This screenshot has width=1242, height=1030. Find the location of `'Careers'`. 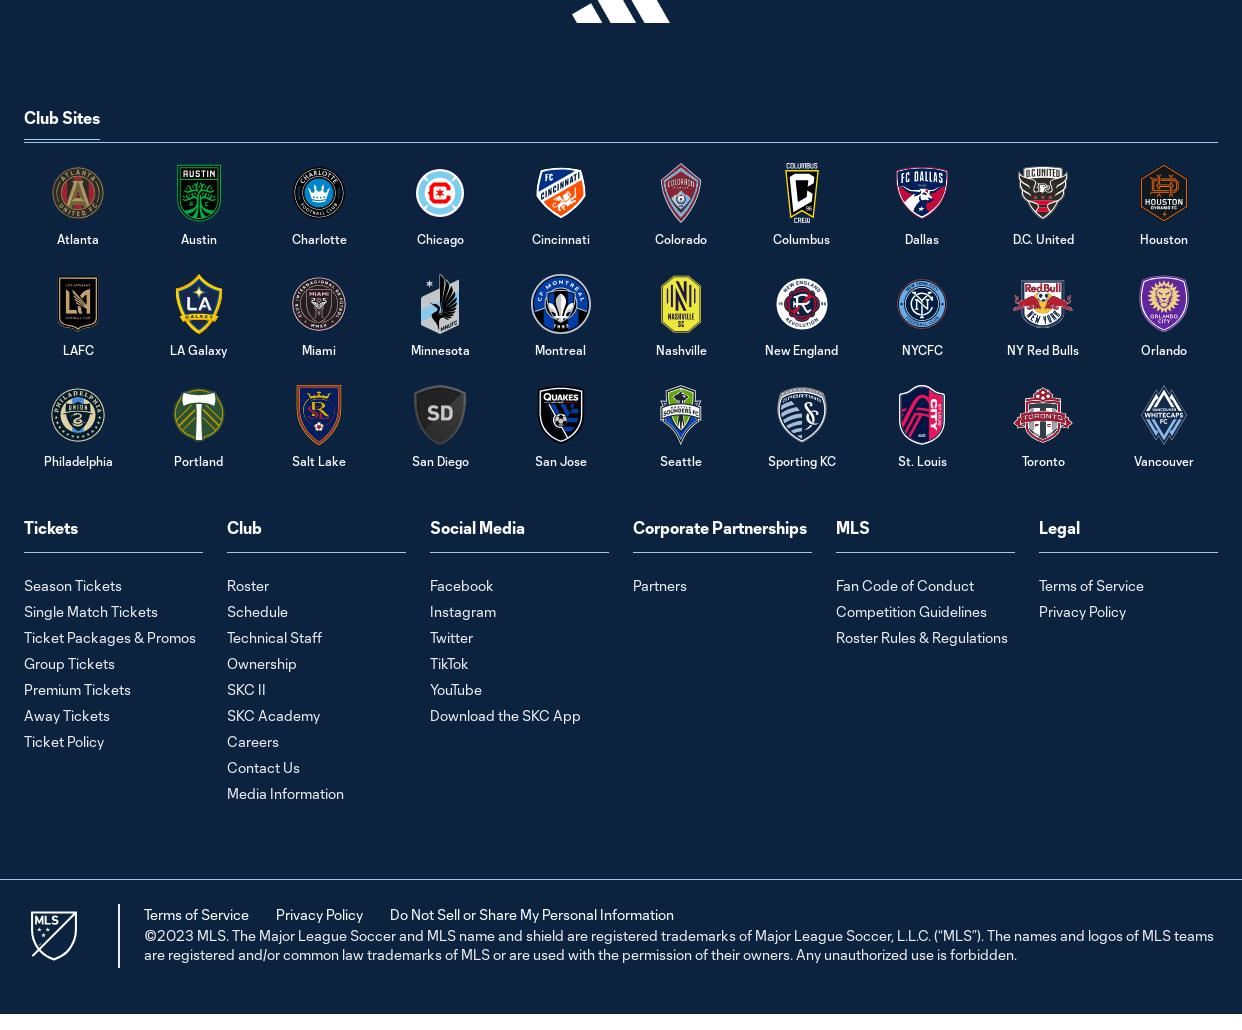

'Careers' is located at coordinates (251, 740).